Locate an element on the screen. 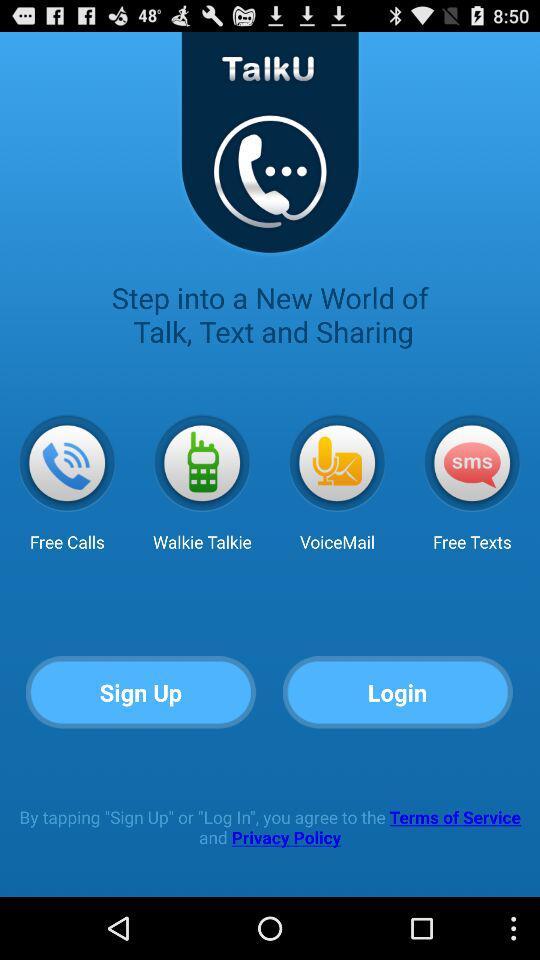 Image resolution: width=540 pixels, height=960 pixels. the by tapping sign icon is located at coordinates (270, 827).